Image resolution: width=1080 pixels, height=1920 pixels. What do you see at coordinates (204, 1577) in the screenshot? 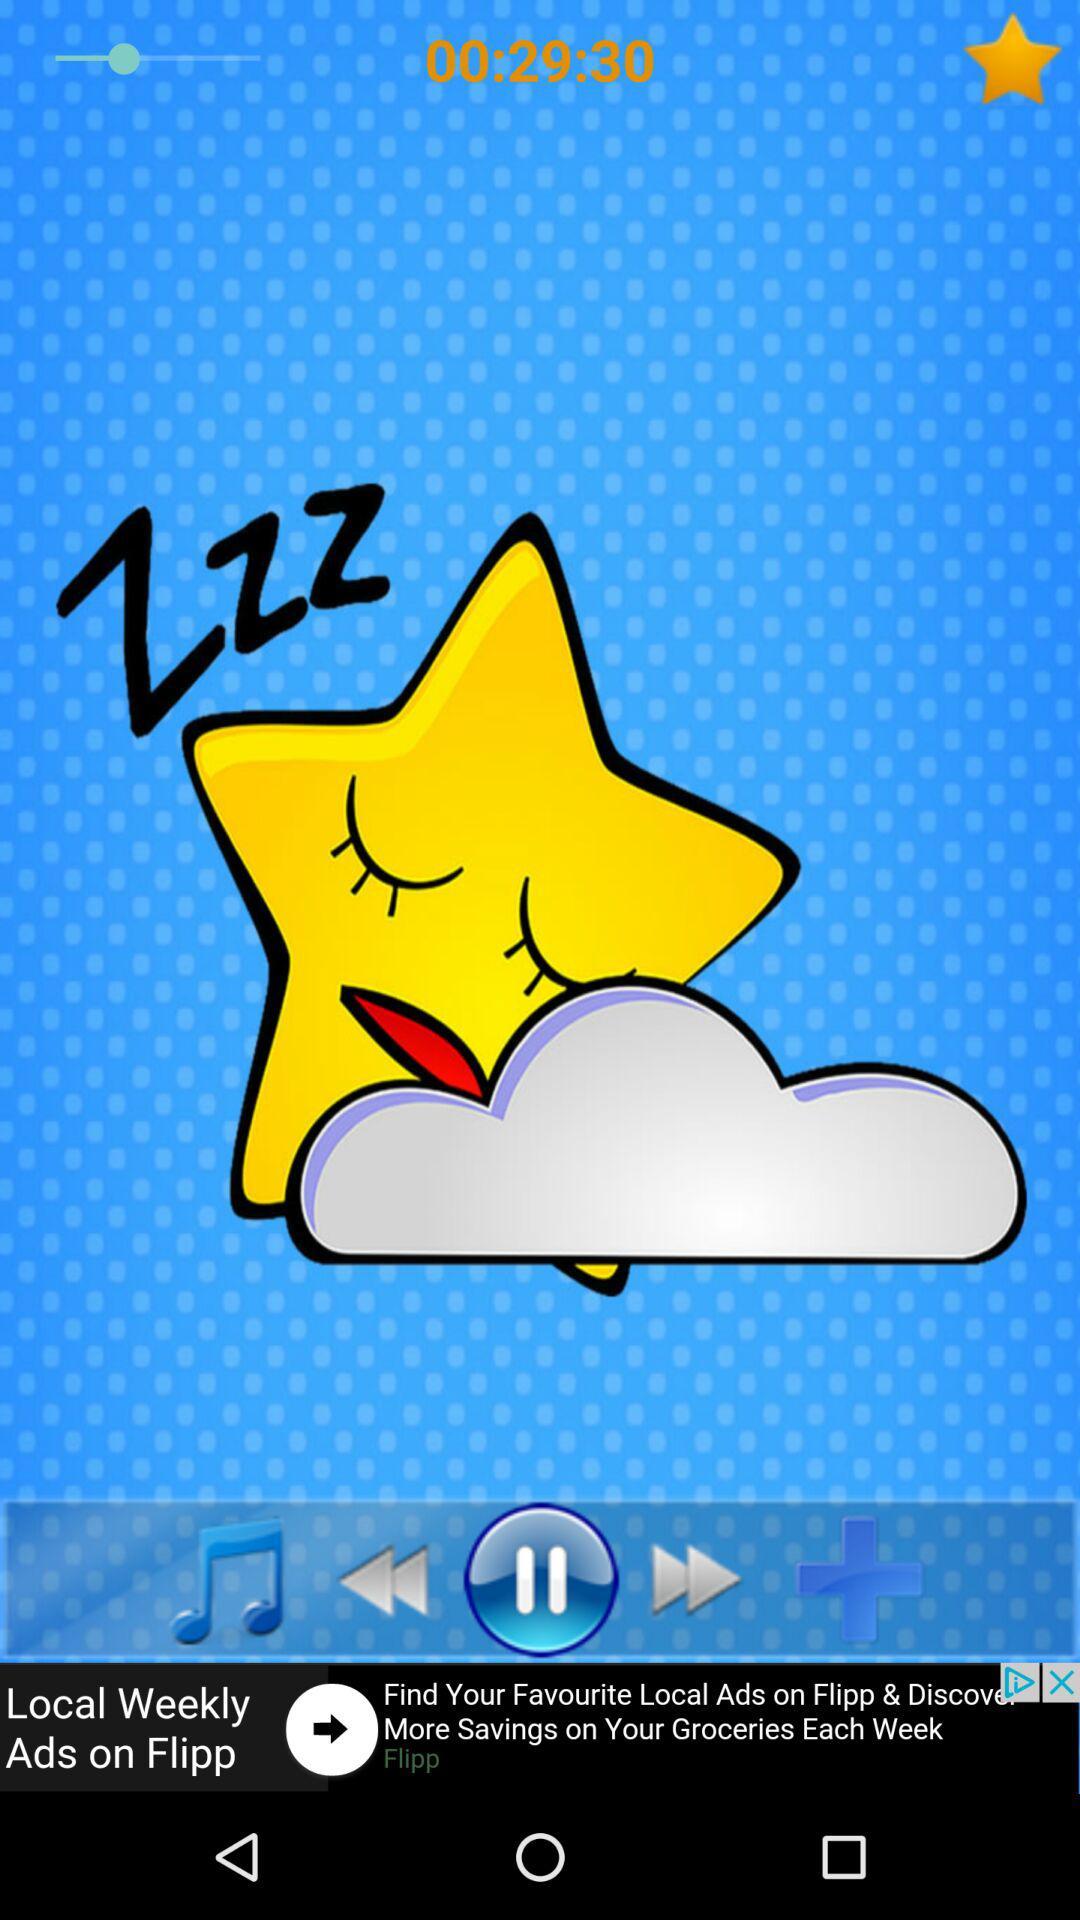
I see `music app` at bounding box center [204, 1577].